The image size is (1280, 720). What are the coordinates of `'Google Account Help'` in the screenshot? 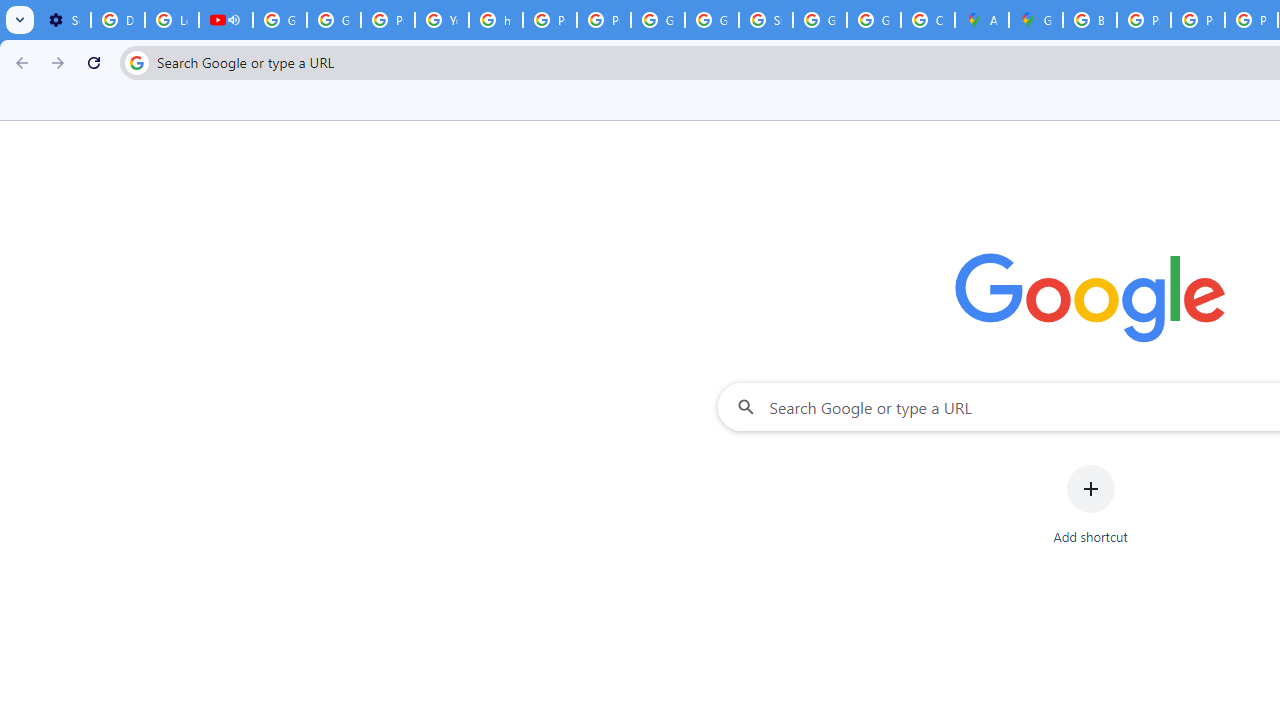 It's located at (279, 20).